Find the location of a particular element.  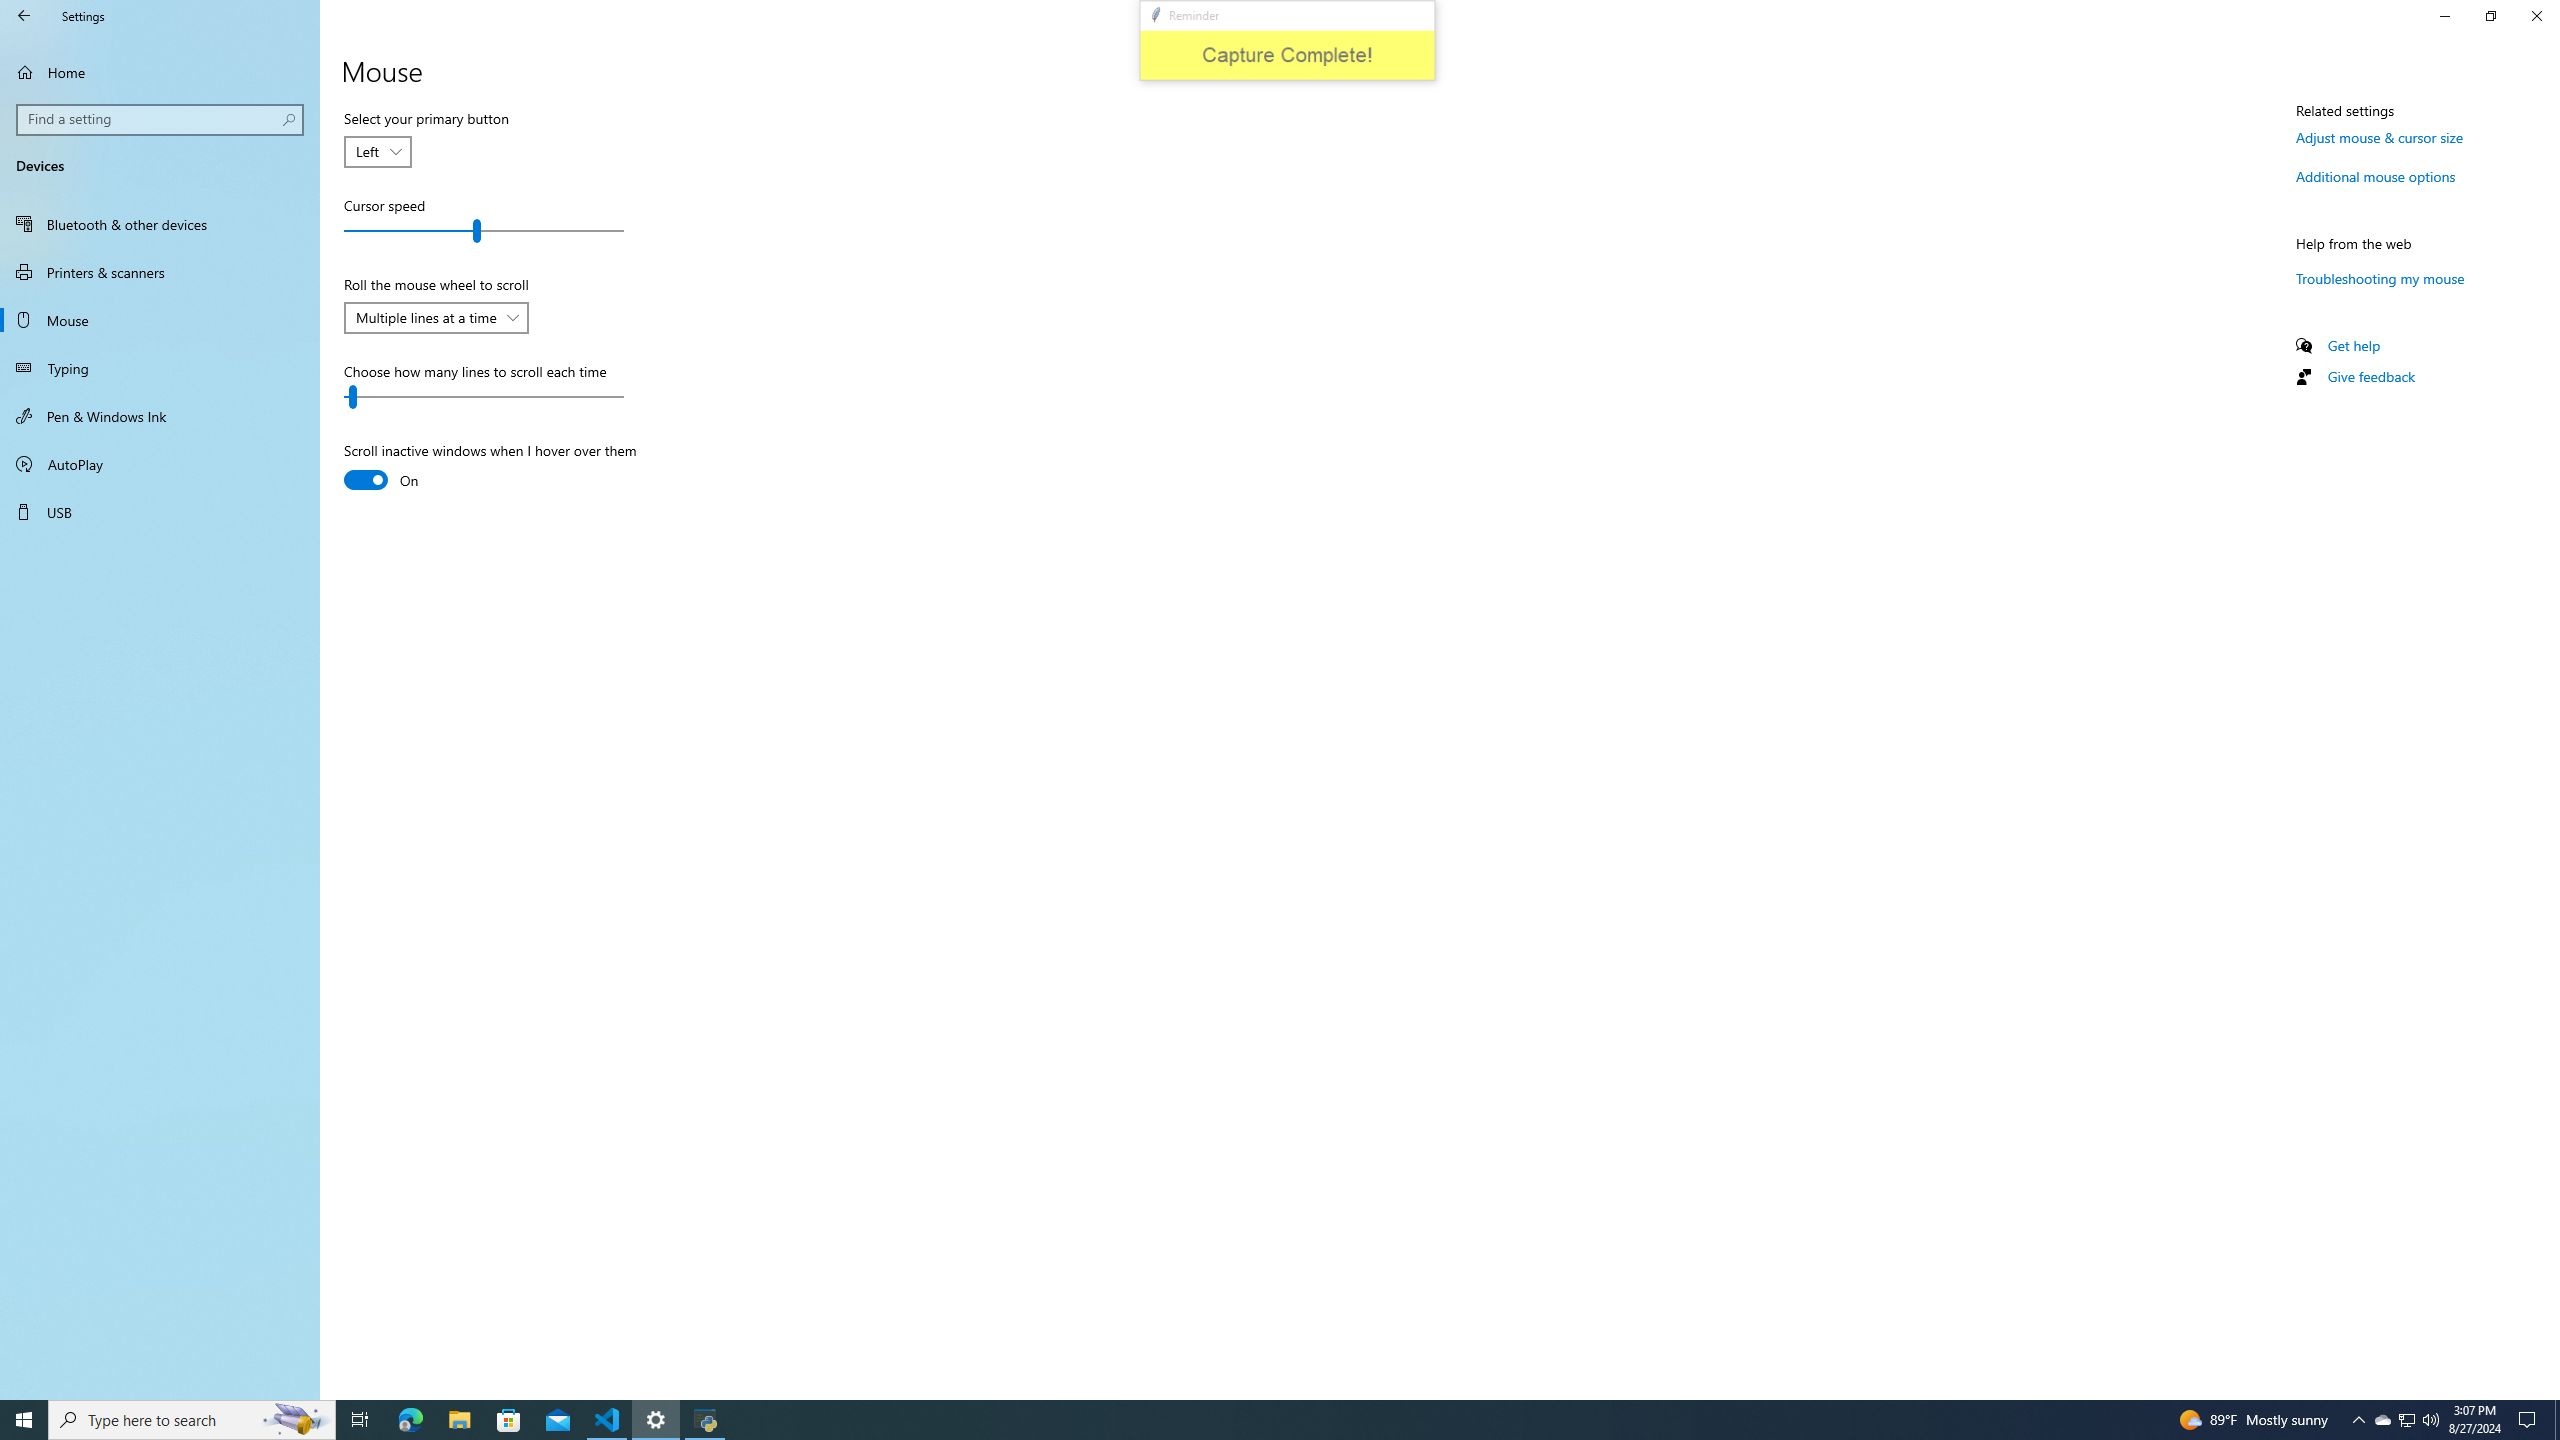

'Minimize Settings' is located at coordinates (2443, 15).